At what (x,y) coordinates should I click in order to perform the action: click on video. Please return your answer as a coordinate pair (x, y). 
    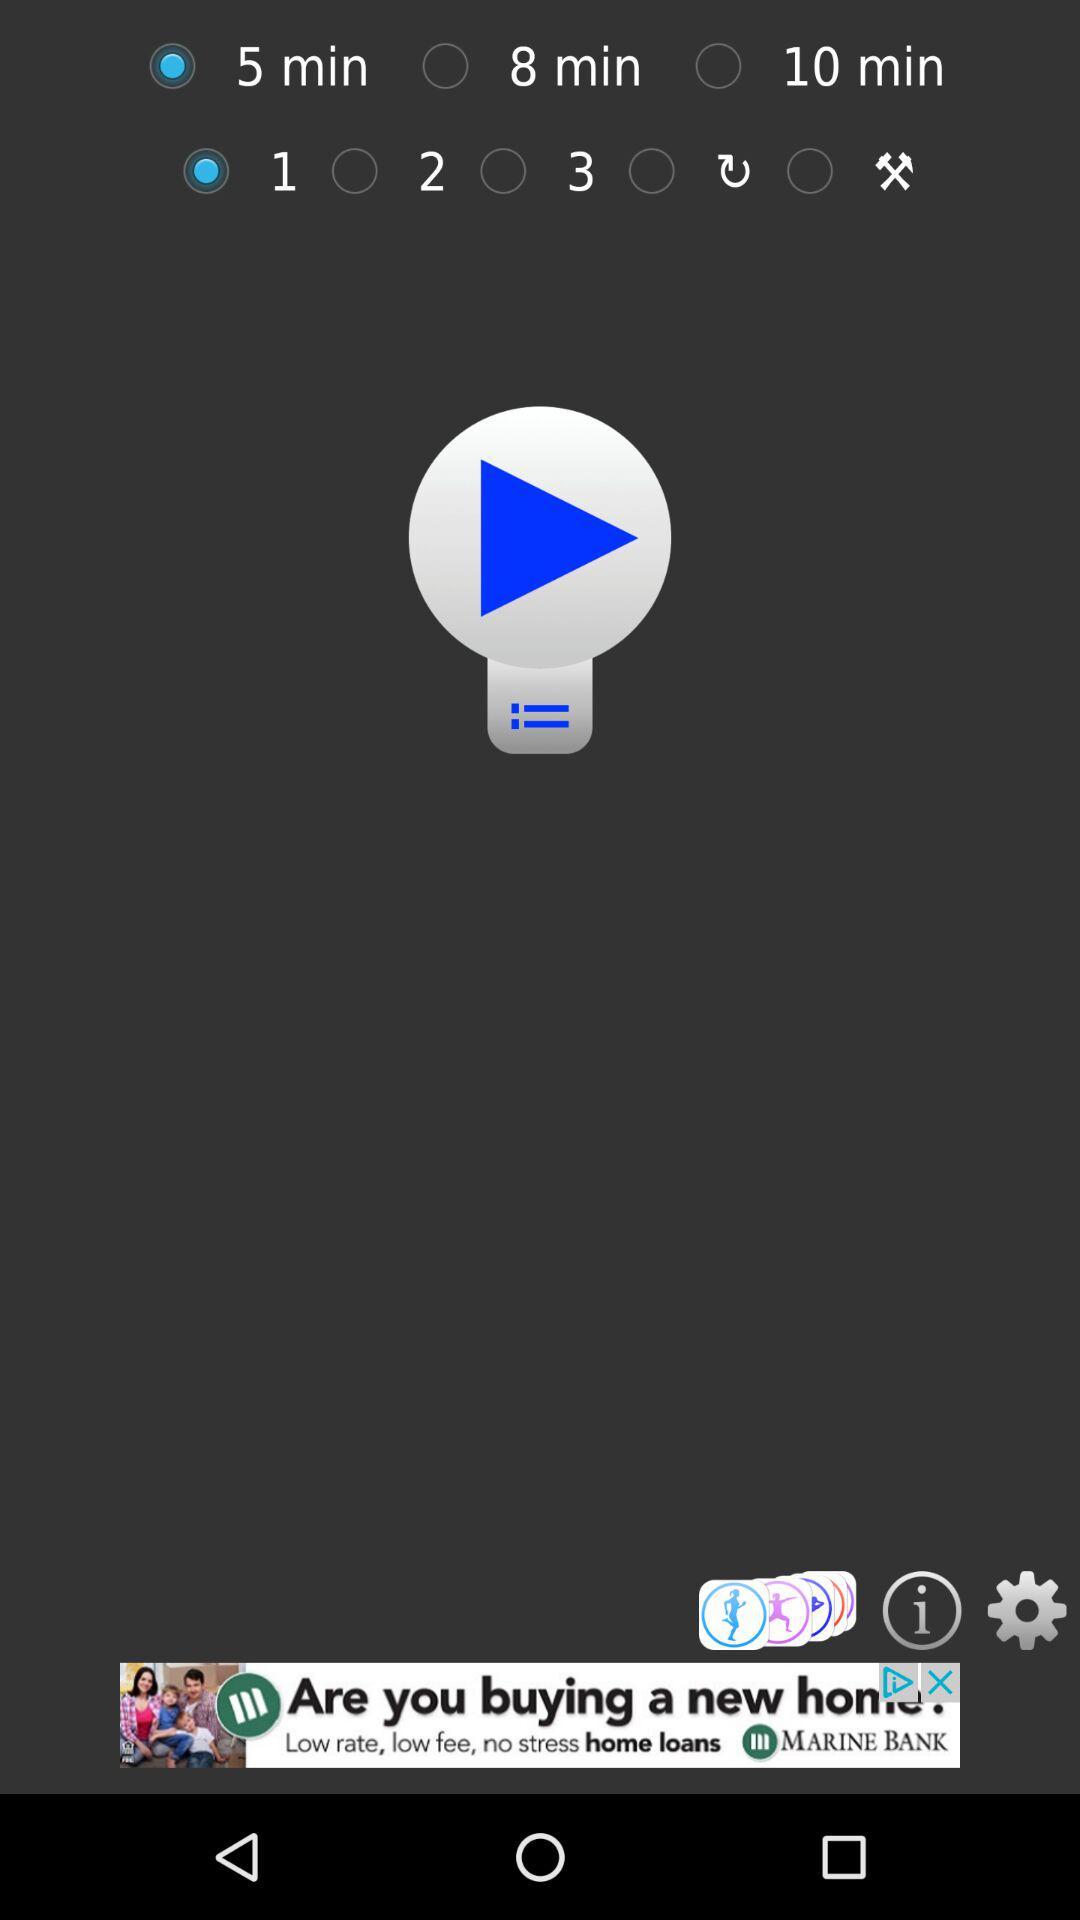
    Looking at the image, I should click on (540, 537).